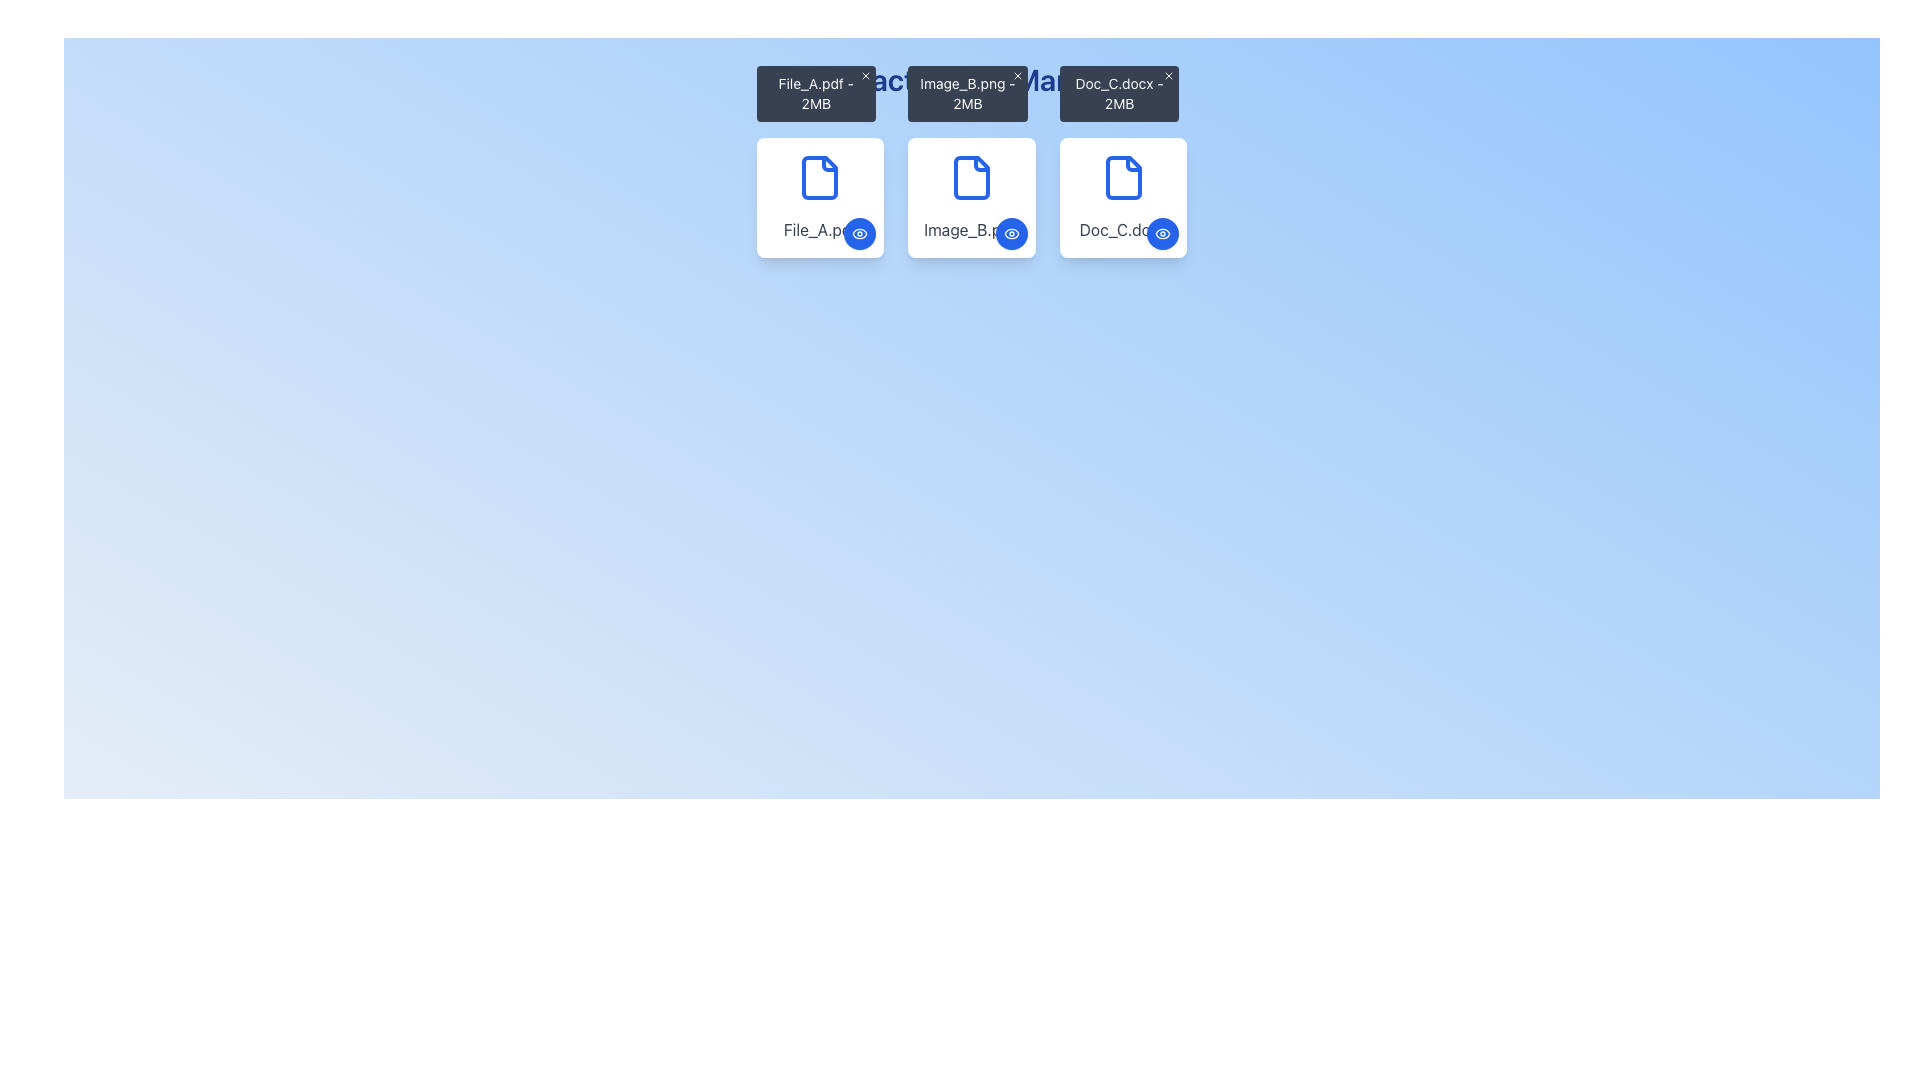 Image resolution: width=1920 pixels, height=1080 pixels. What do you see at coordinates (1123, 229) in the screenshot?
I see `the text label displaying 'Doc_C.docx', which is styled in gray and centered, located below the blue document icon in the white rounded rectangular card` at bounding box center [1123, 229].